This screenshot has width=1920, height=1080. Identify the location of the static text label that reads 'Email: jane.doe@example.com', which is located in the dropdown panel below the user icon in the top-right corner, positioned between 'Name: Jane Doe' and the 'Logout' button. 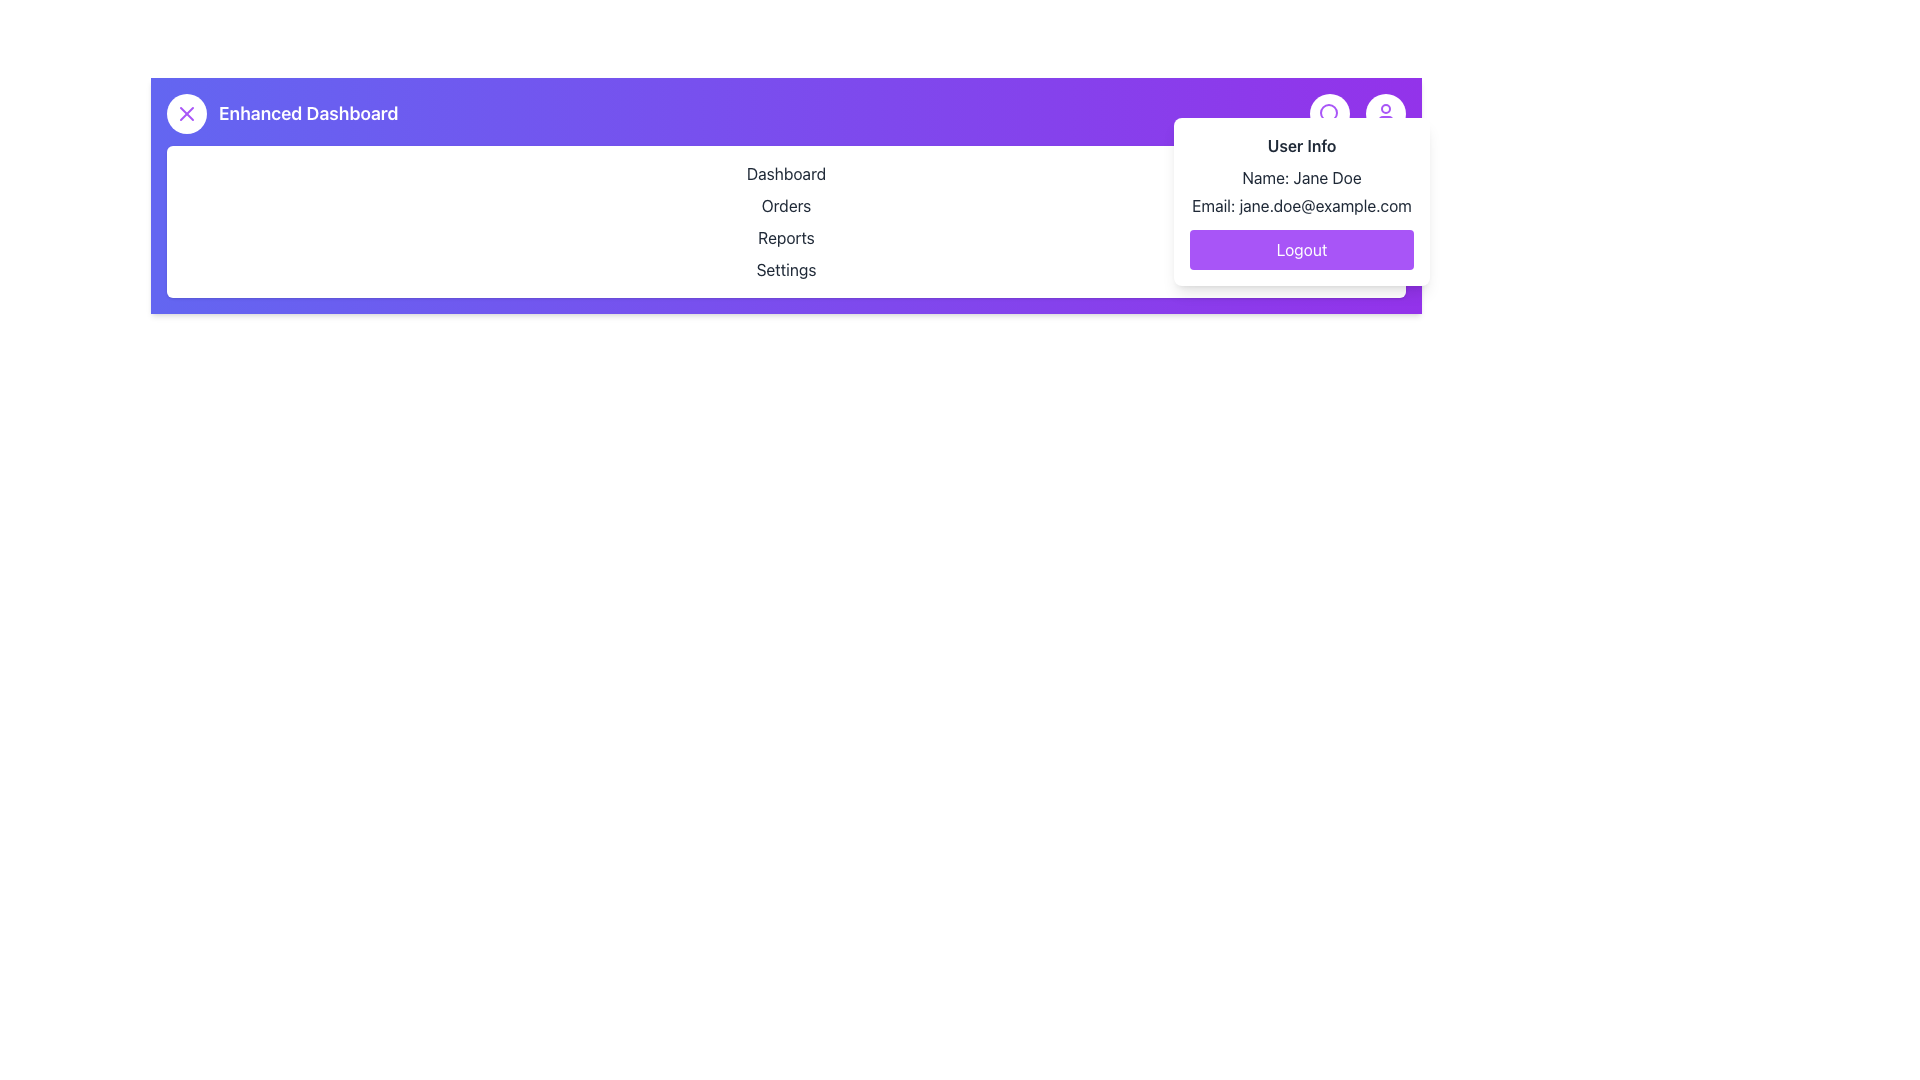
(1301, 205).